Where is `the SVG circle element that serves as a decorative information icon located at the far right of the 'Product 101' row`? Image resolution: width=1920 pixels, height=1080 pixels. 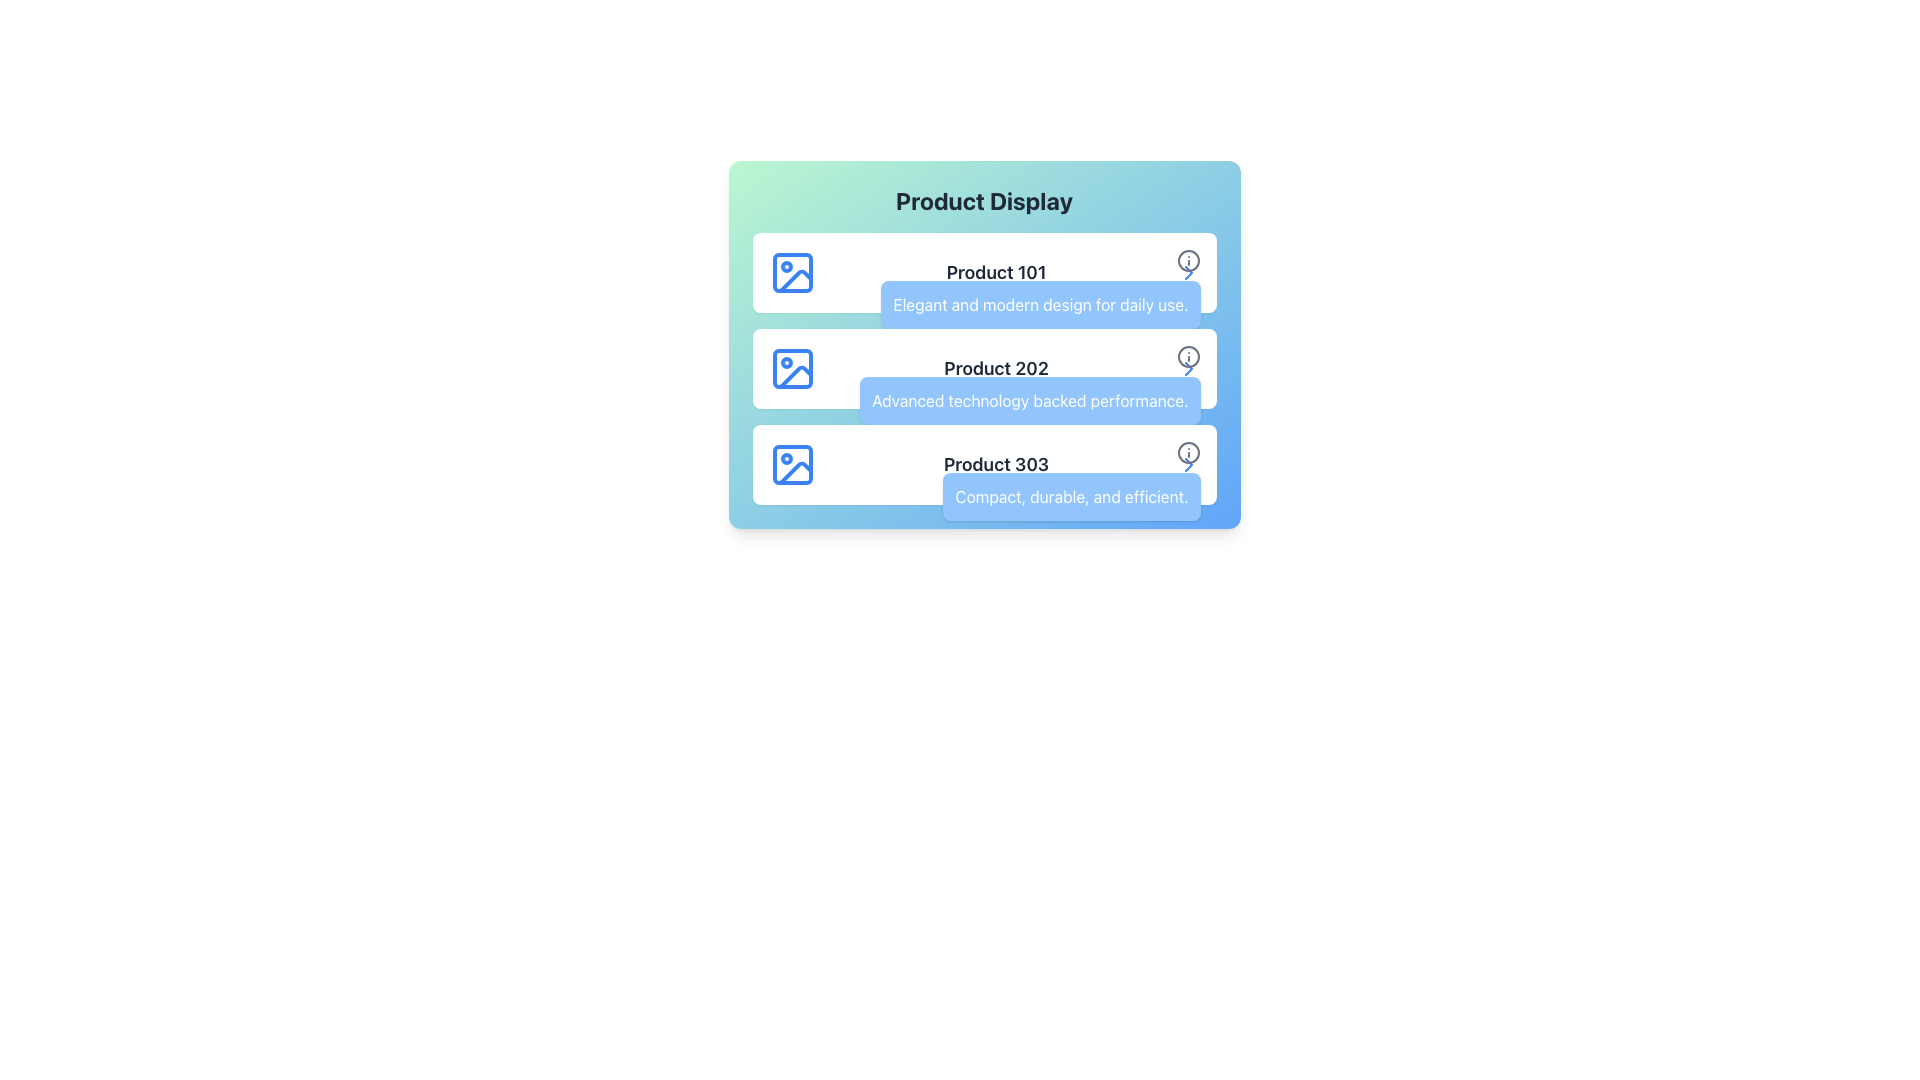
the SVG circle element that serves as a decorative information icon located at the far right of the 'Product 101' row is located at coordinates (1188, 260).